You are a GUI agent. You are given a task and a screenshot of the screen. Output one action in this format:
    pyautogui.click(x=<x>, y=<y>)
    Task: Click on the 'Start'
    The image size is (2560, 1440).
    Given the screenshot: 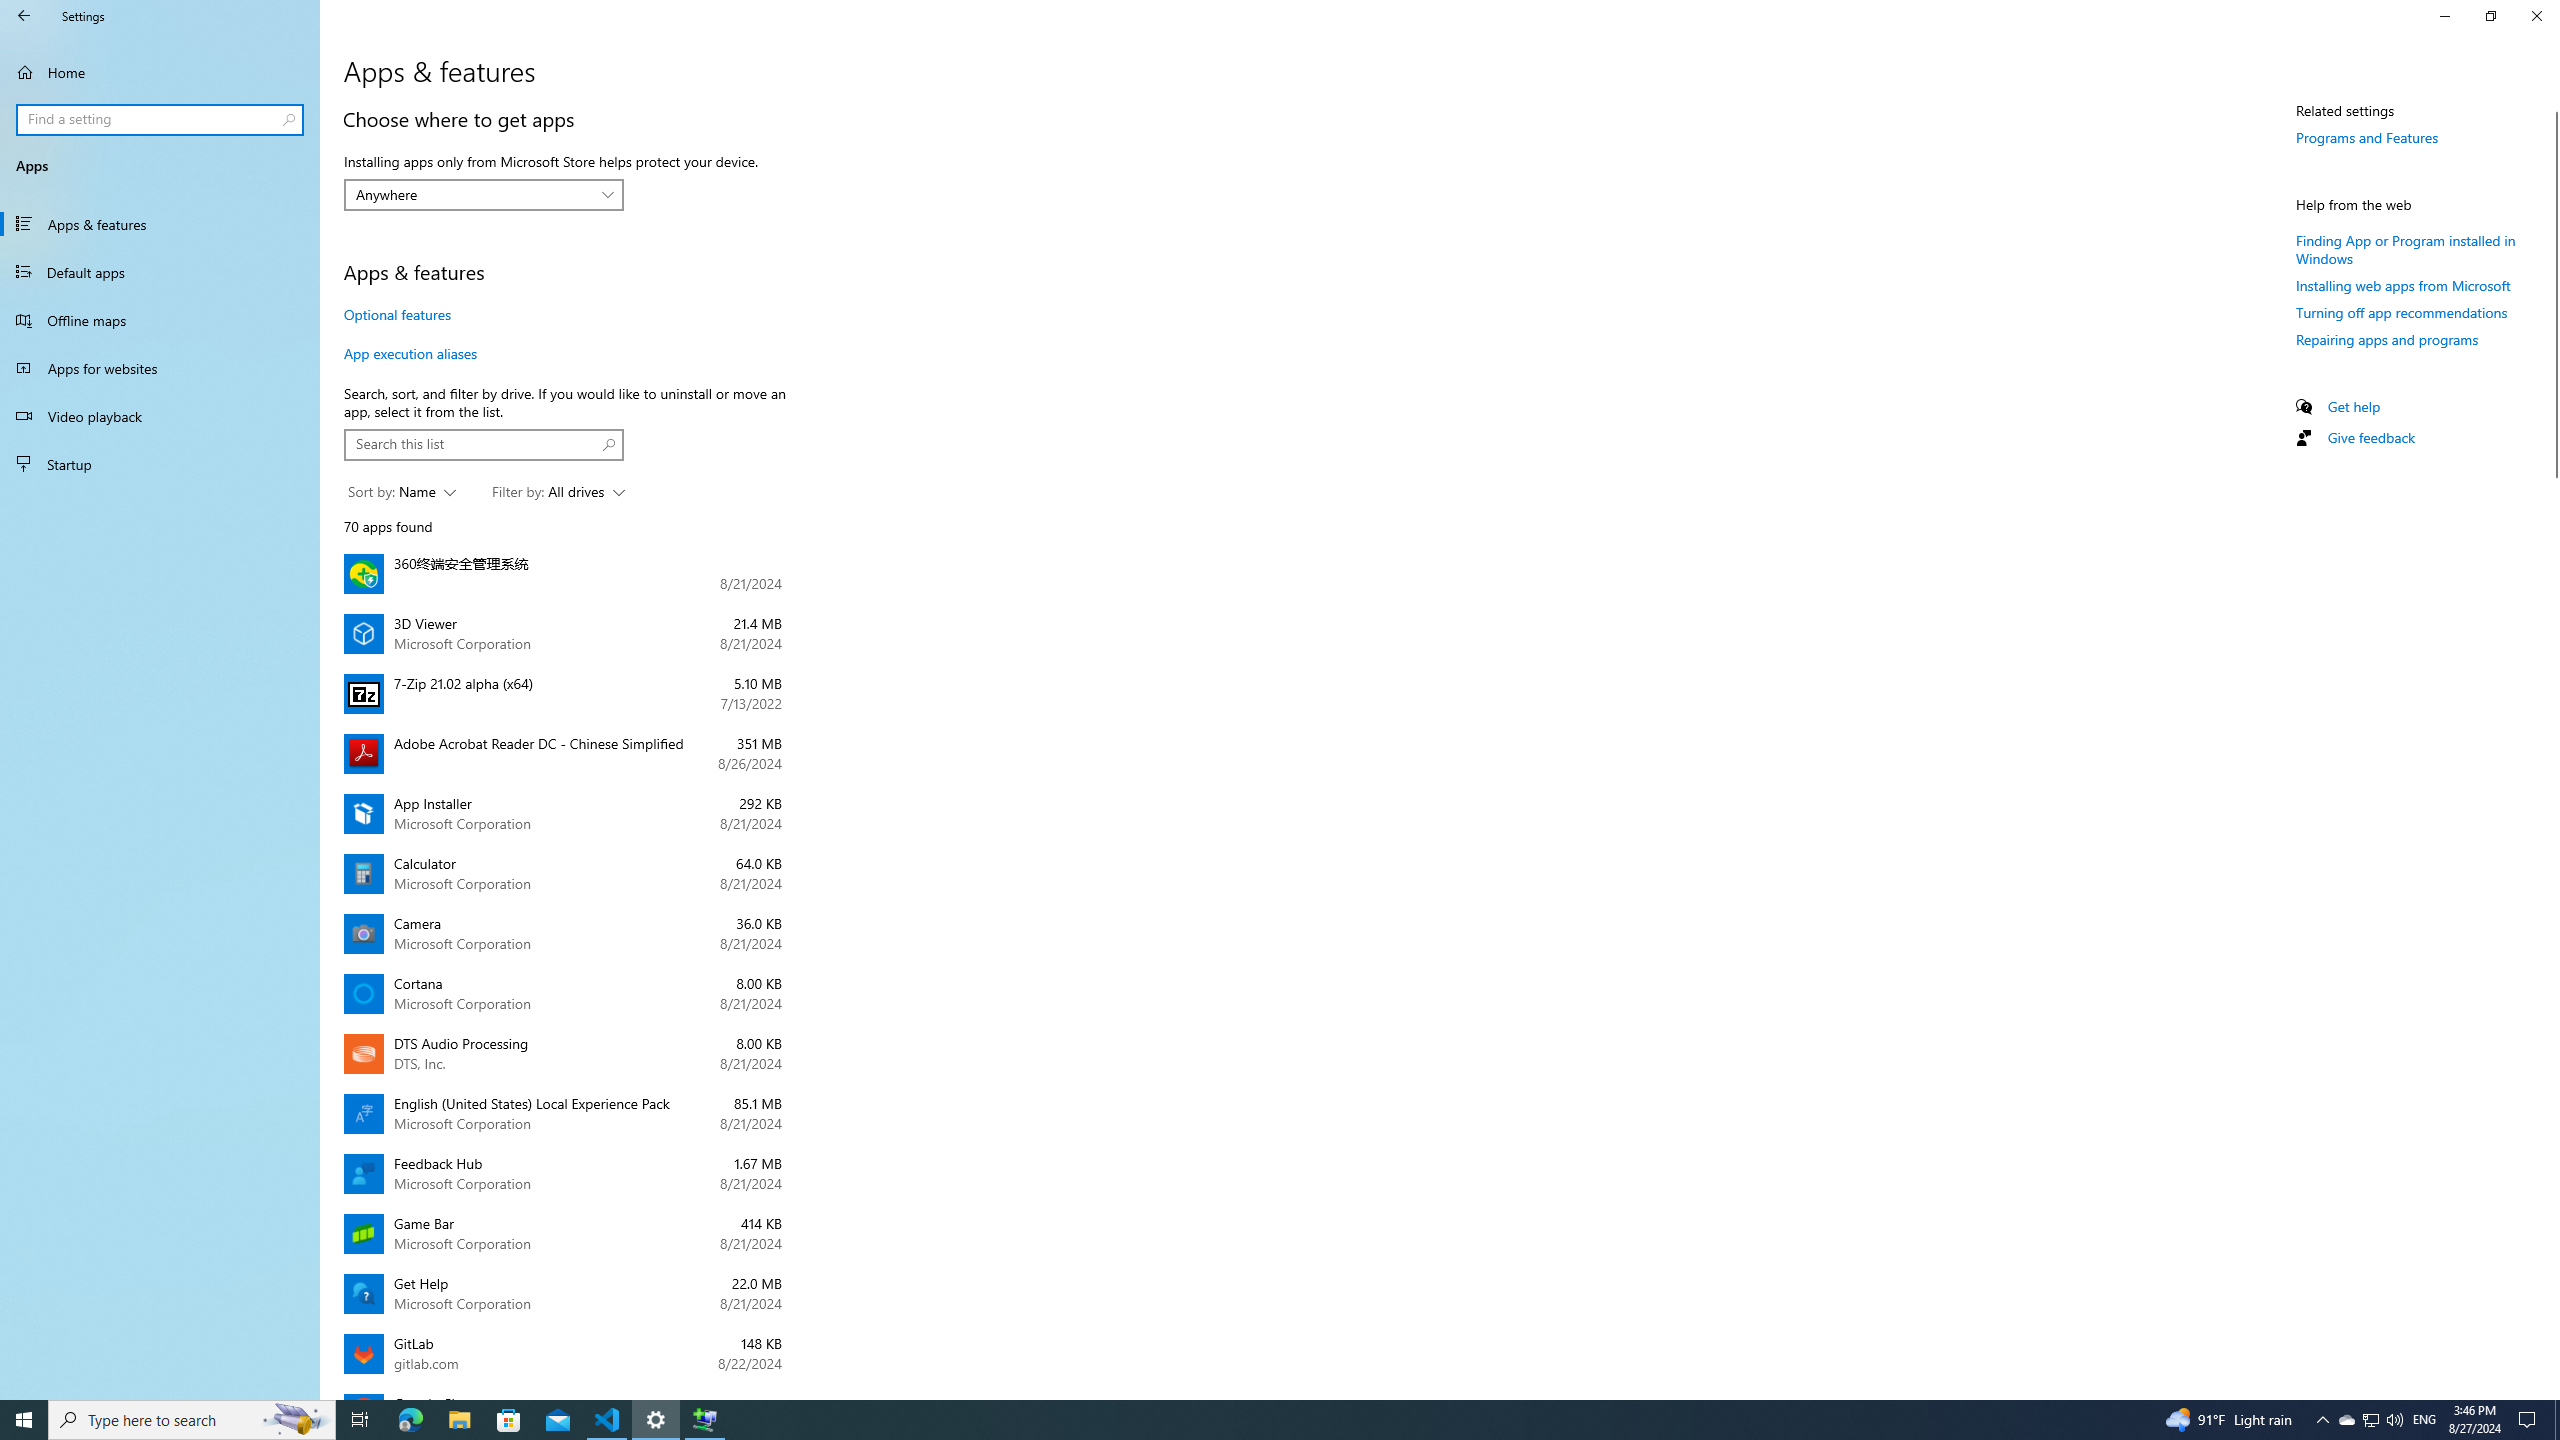 What is the action you would take?
    pyautogui.click(x=24, y=1418)
    